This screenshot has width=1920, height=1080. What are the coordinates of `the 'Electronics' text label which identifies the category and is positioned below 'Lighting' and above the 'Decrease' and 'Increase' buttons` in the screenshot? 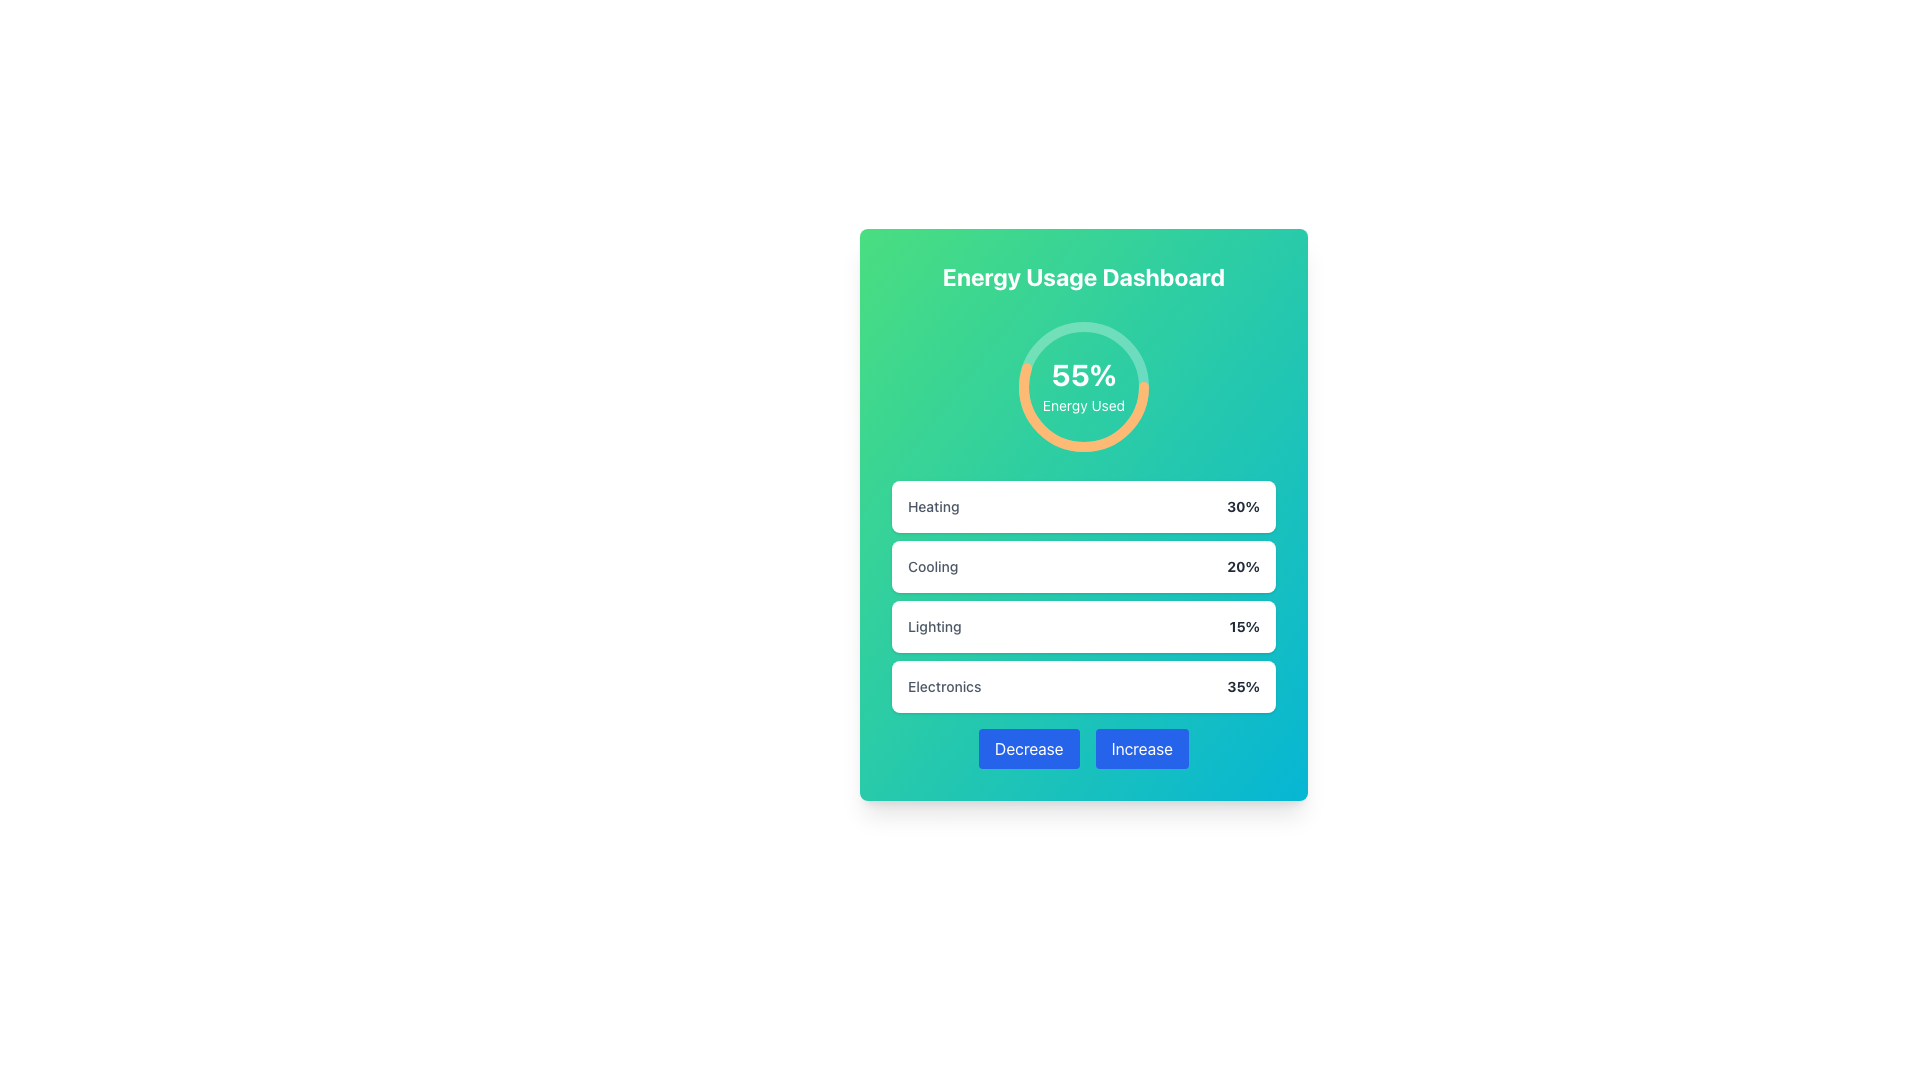 It's located at (943, 685).